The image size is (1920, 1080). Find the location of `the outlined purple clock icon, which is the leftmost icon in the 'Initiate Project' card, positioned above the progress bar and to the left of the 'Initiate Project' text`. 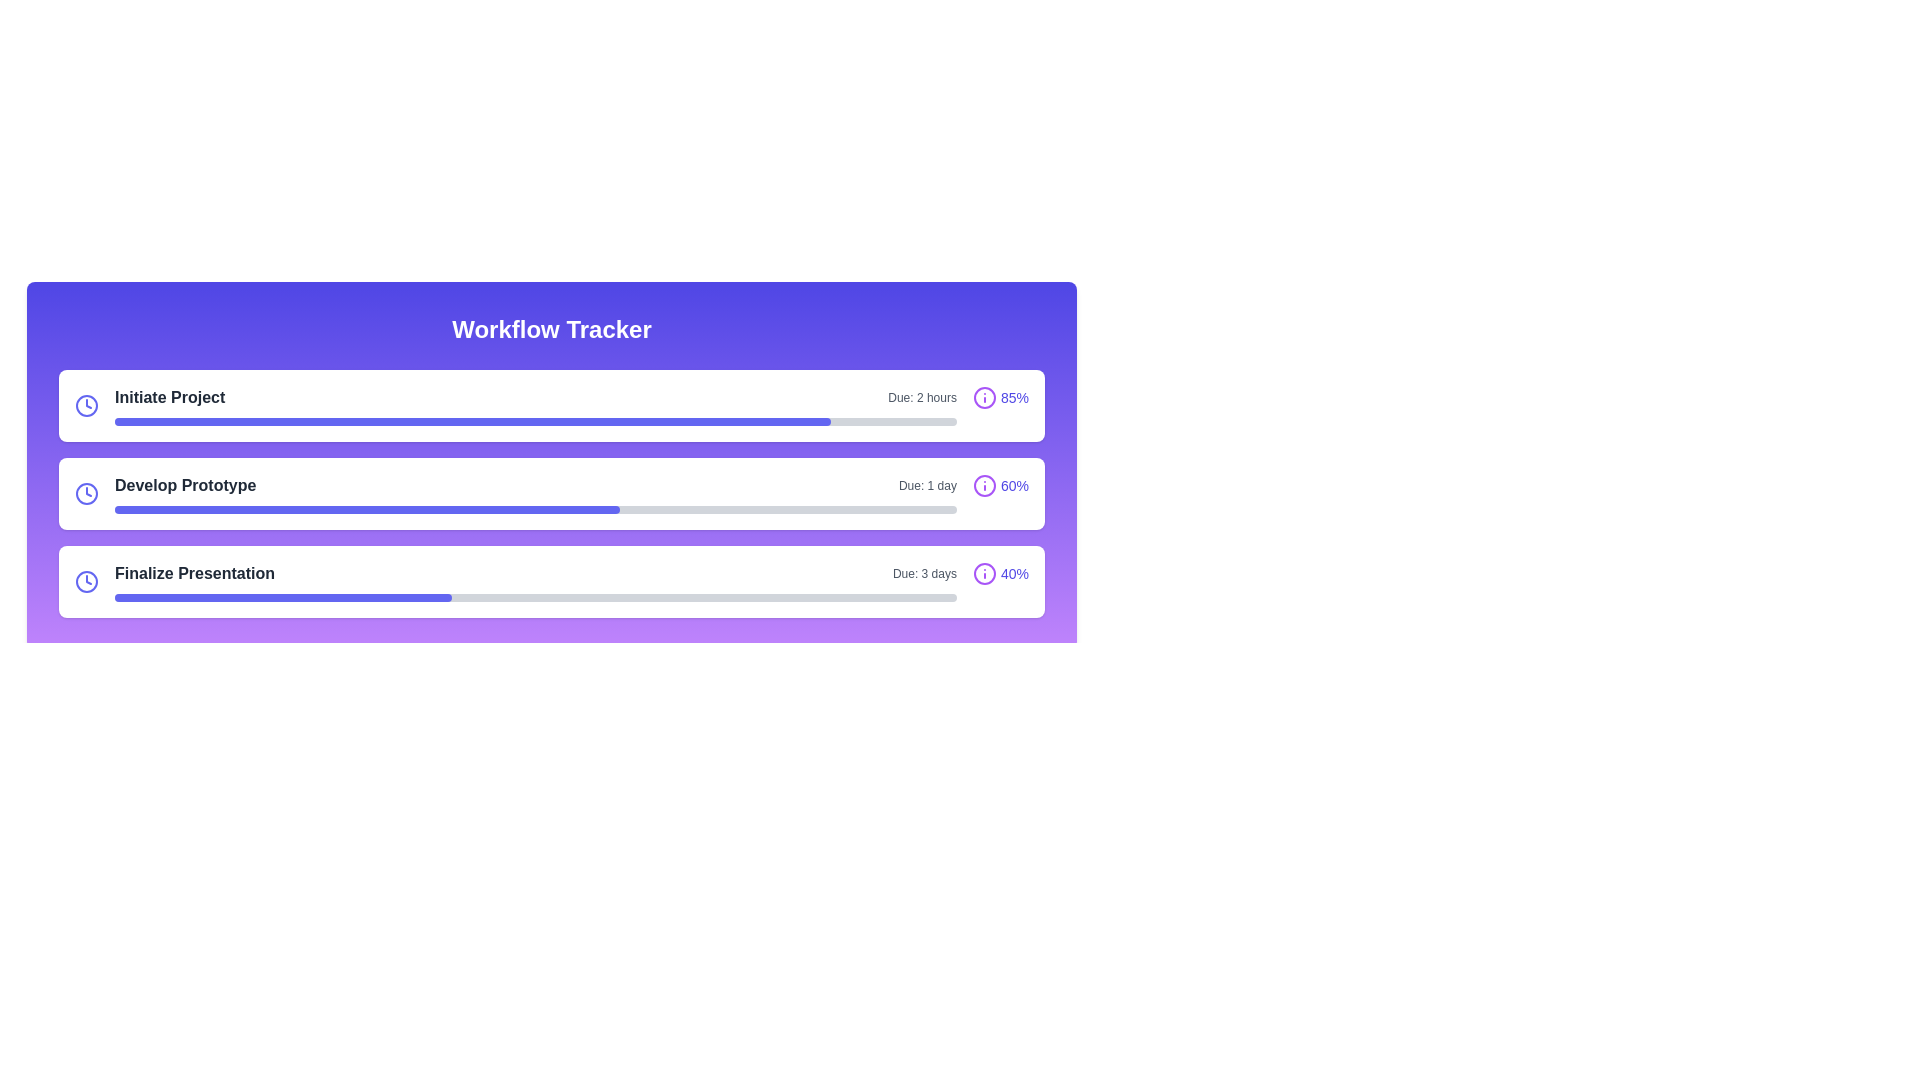

the outlined purple clock icon, which is the leftmost icon in the 'Initiate Project' card, positioned above the progress bar and to the left of the 'Initiate Project' text is located at coordinates (85, 405).